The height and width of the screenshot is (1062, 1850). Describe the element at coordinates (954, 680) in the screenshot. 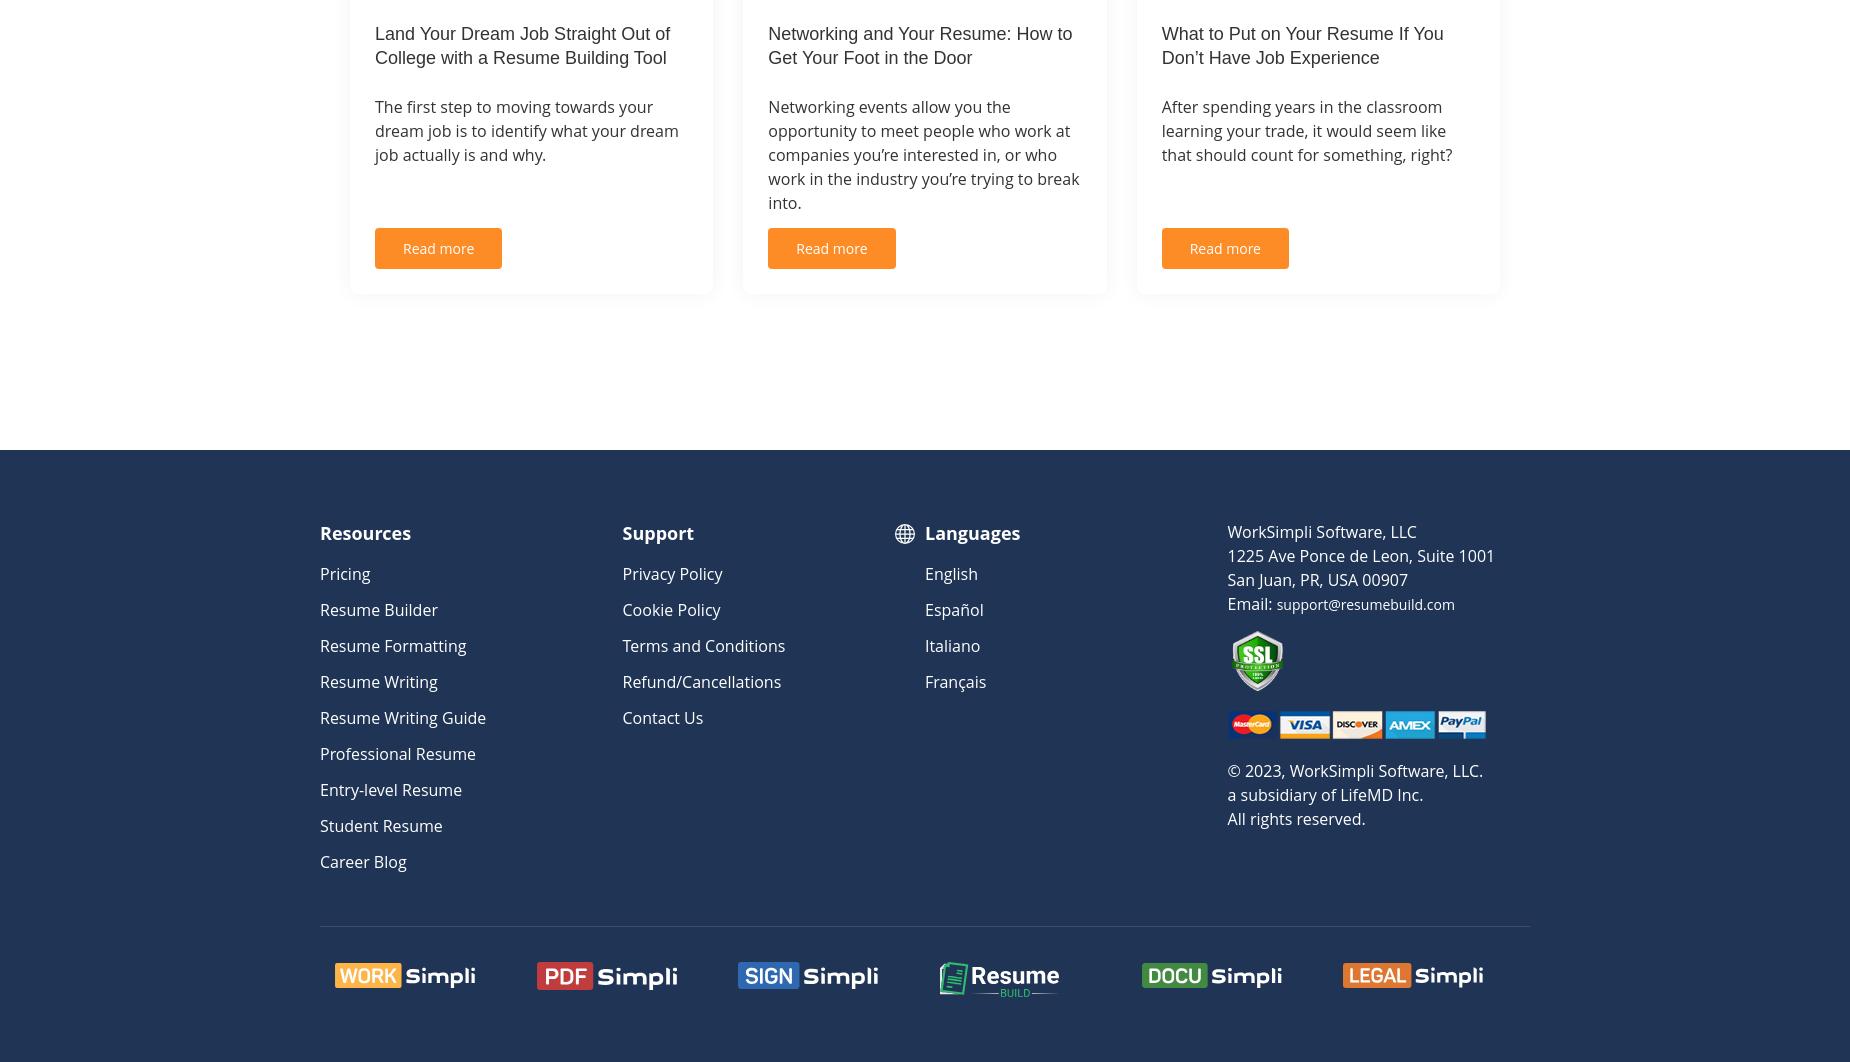

I see `'Français'` at that location.